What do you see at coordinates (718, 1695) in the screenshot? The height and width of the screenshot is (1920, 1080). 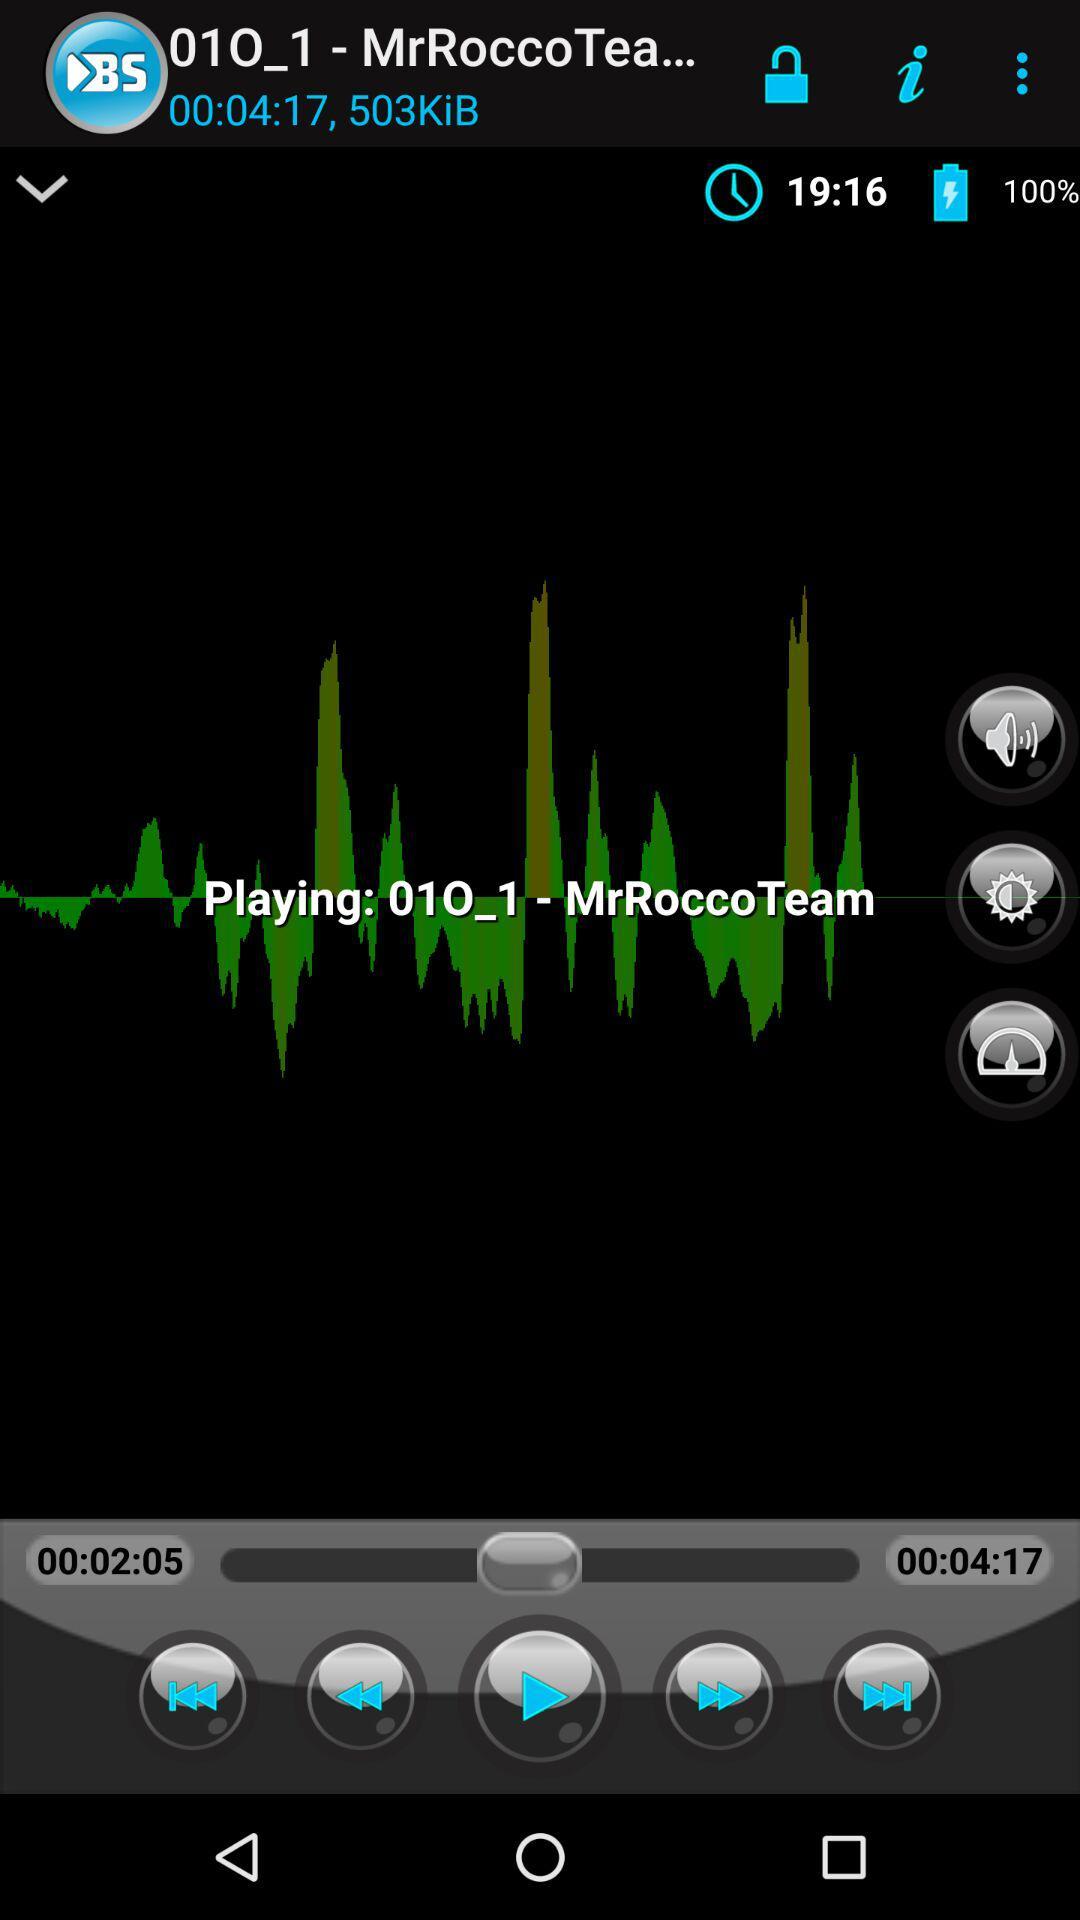 I see `advance audio` at bounding box center [718, 1695].